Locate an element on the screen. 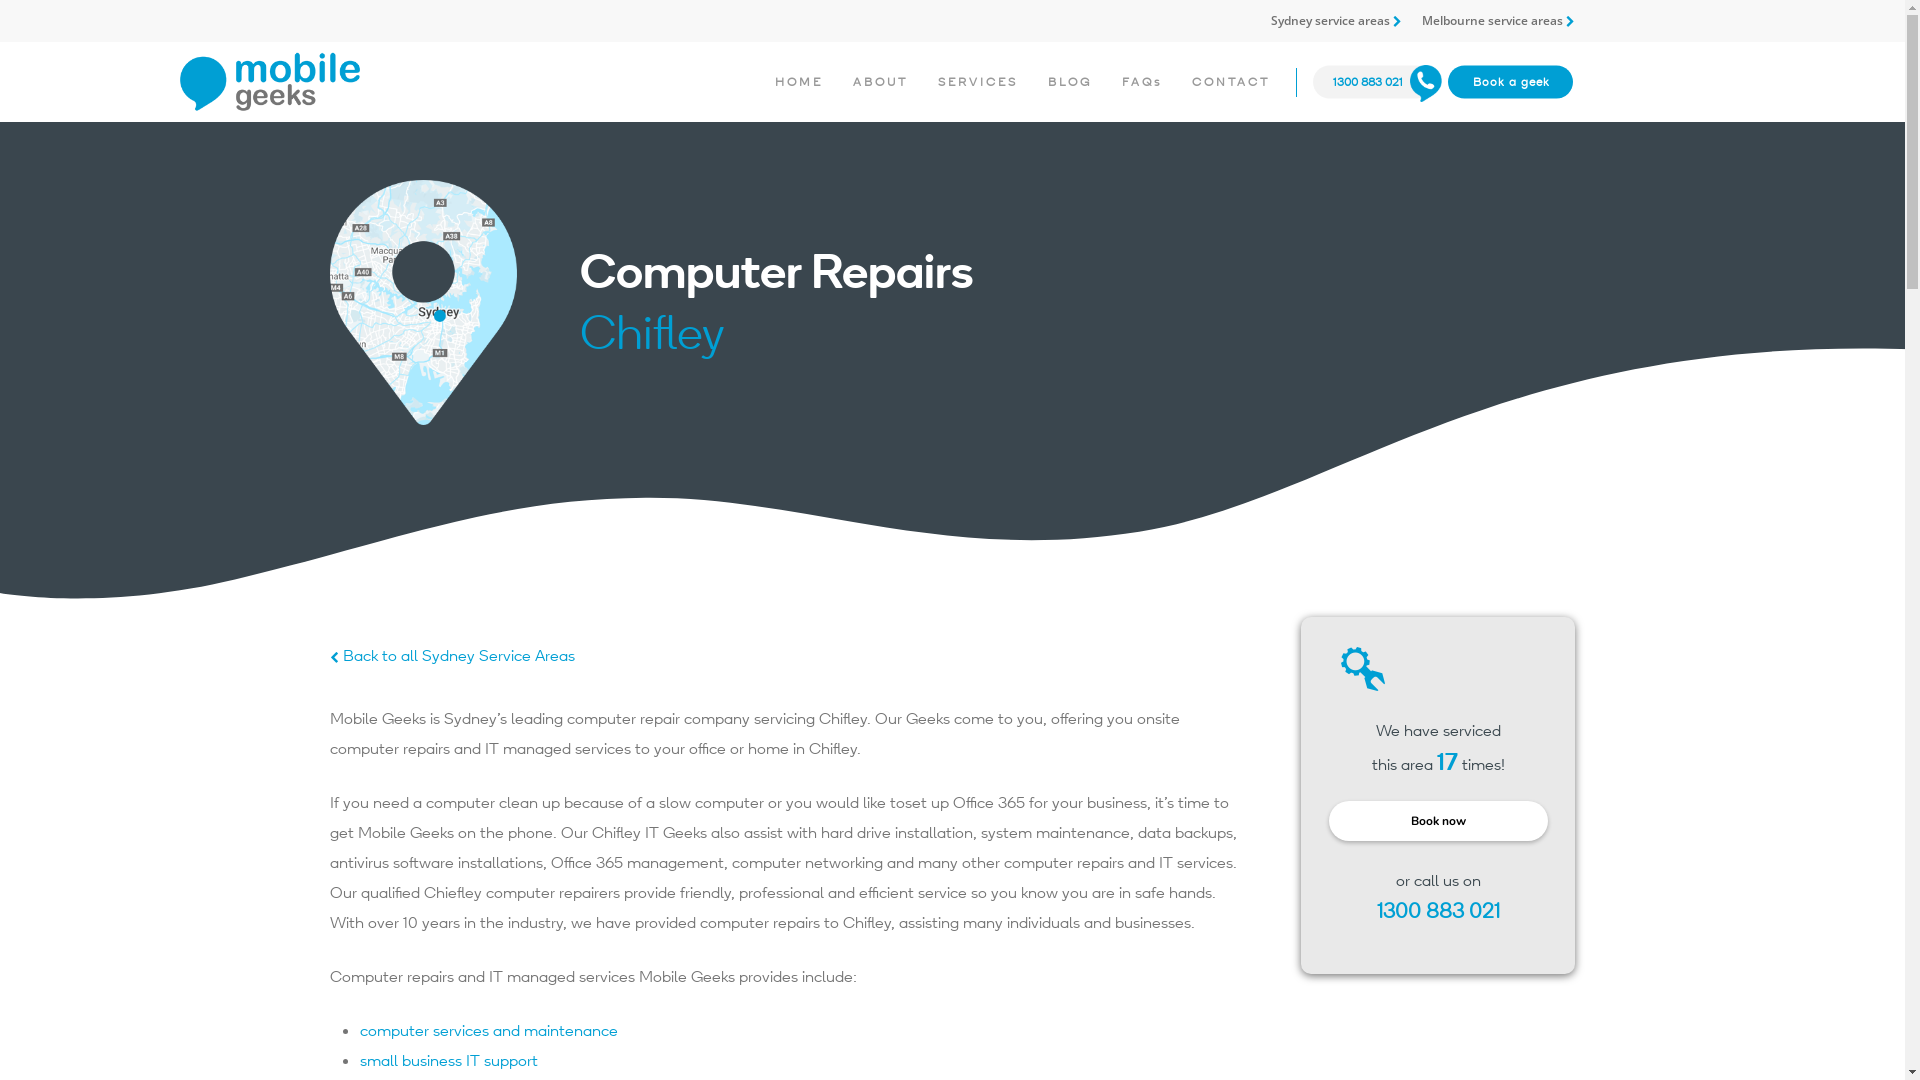 This screenshot has height=1080, width=1920. 'small business IT support' is located at coordinates (448, 1059).